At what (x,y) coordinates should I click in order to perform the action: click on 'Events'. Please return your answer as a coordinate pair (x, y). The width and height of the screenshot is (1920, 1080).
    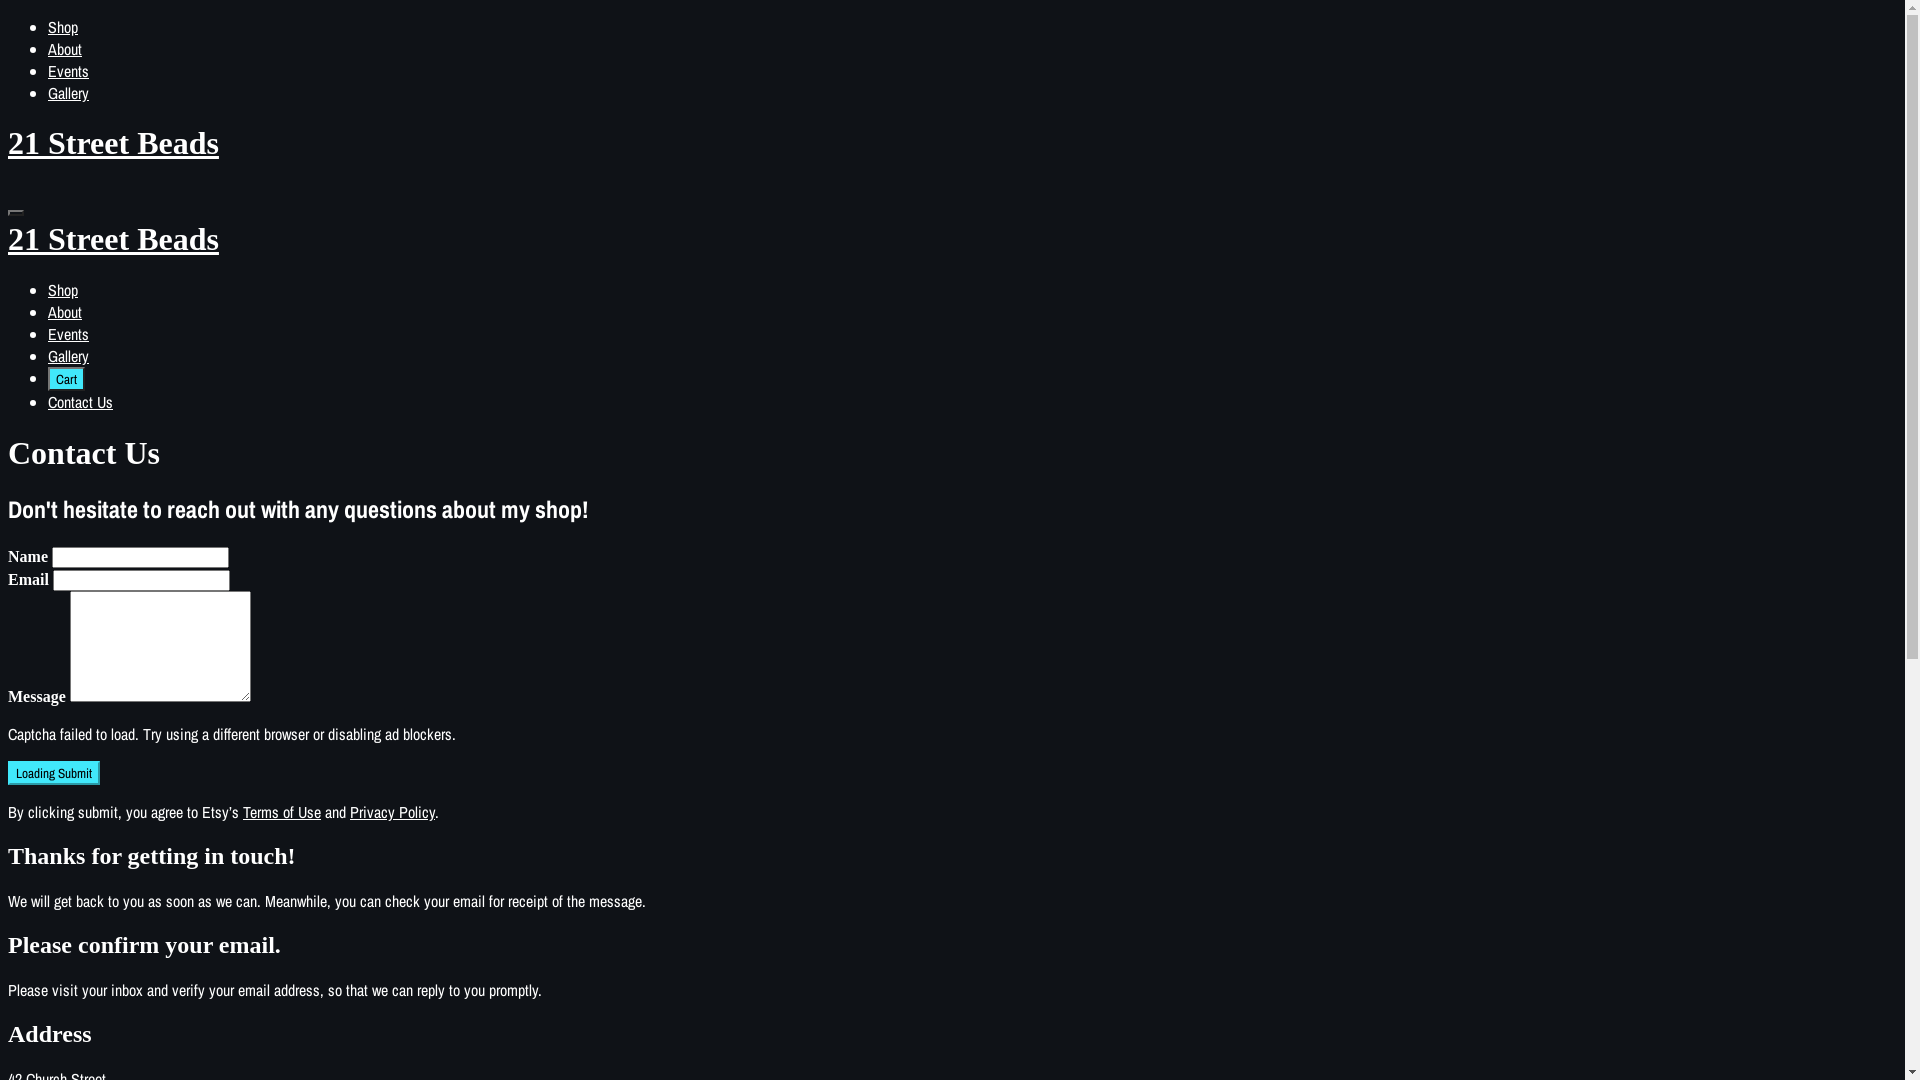
    Looking at the image, I should click on (68, 333).